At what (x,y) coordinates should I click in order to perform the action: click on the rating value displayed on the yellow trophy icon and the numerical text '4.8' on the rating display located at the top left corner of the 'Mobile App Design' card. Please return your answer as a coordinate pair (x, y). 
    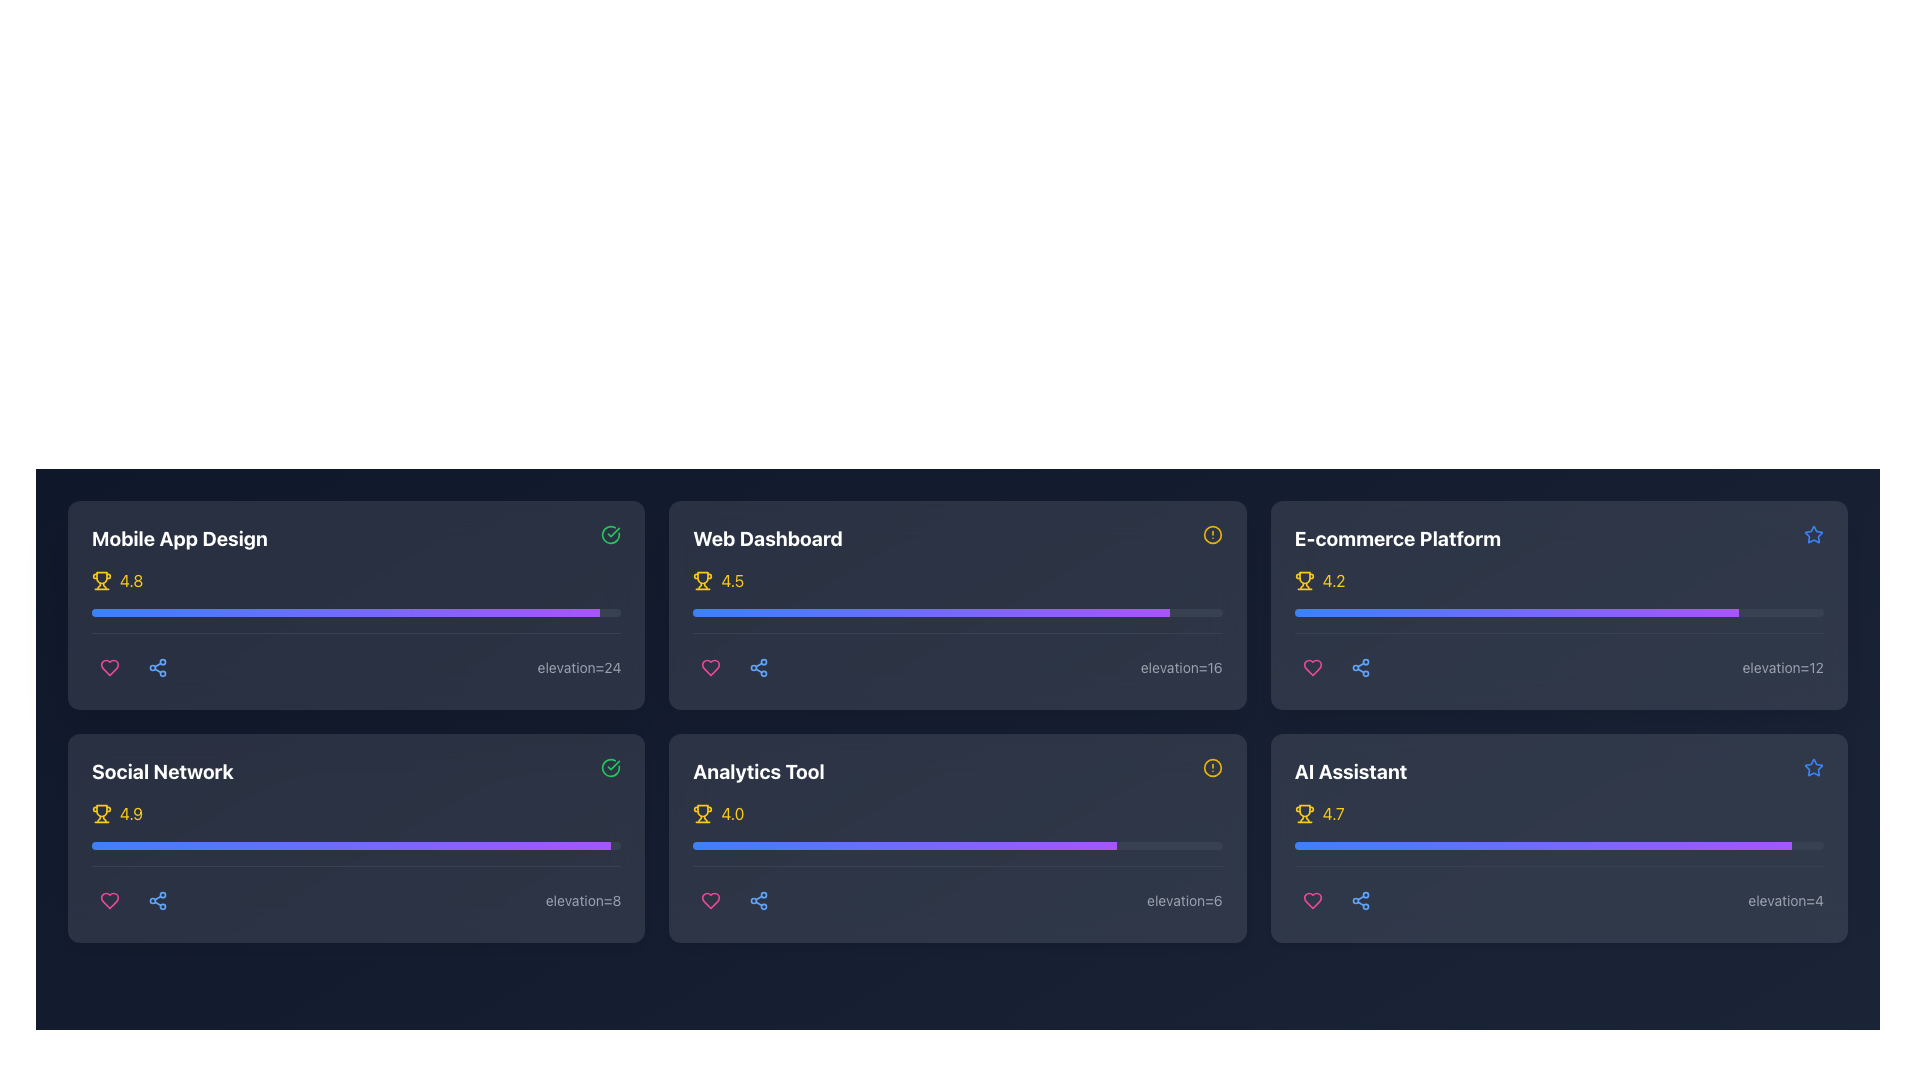
    Looking at the image, I should click on (356, 581).